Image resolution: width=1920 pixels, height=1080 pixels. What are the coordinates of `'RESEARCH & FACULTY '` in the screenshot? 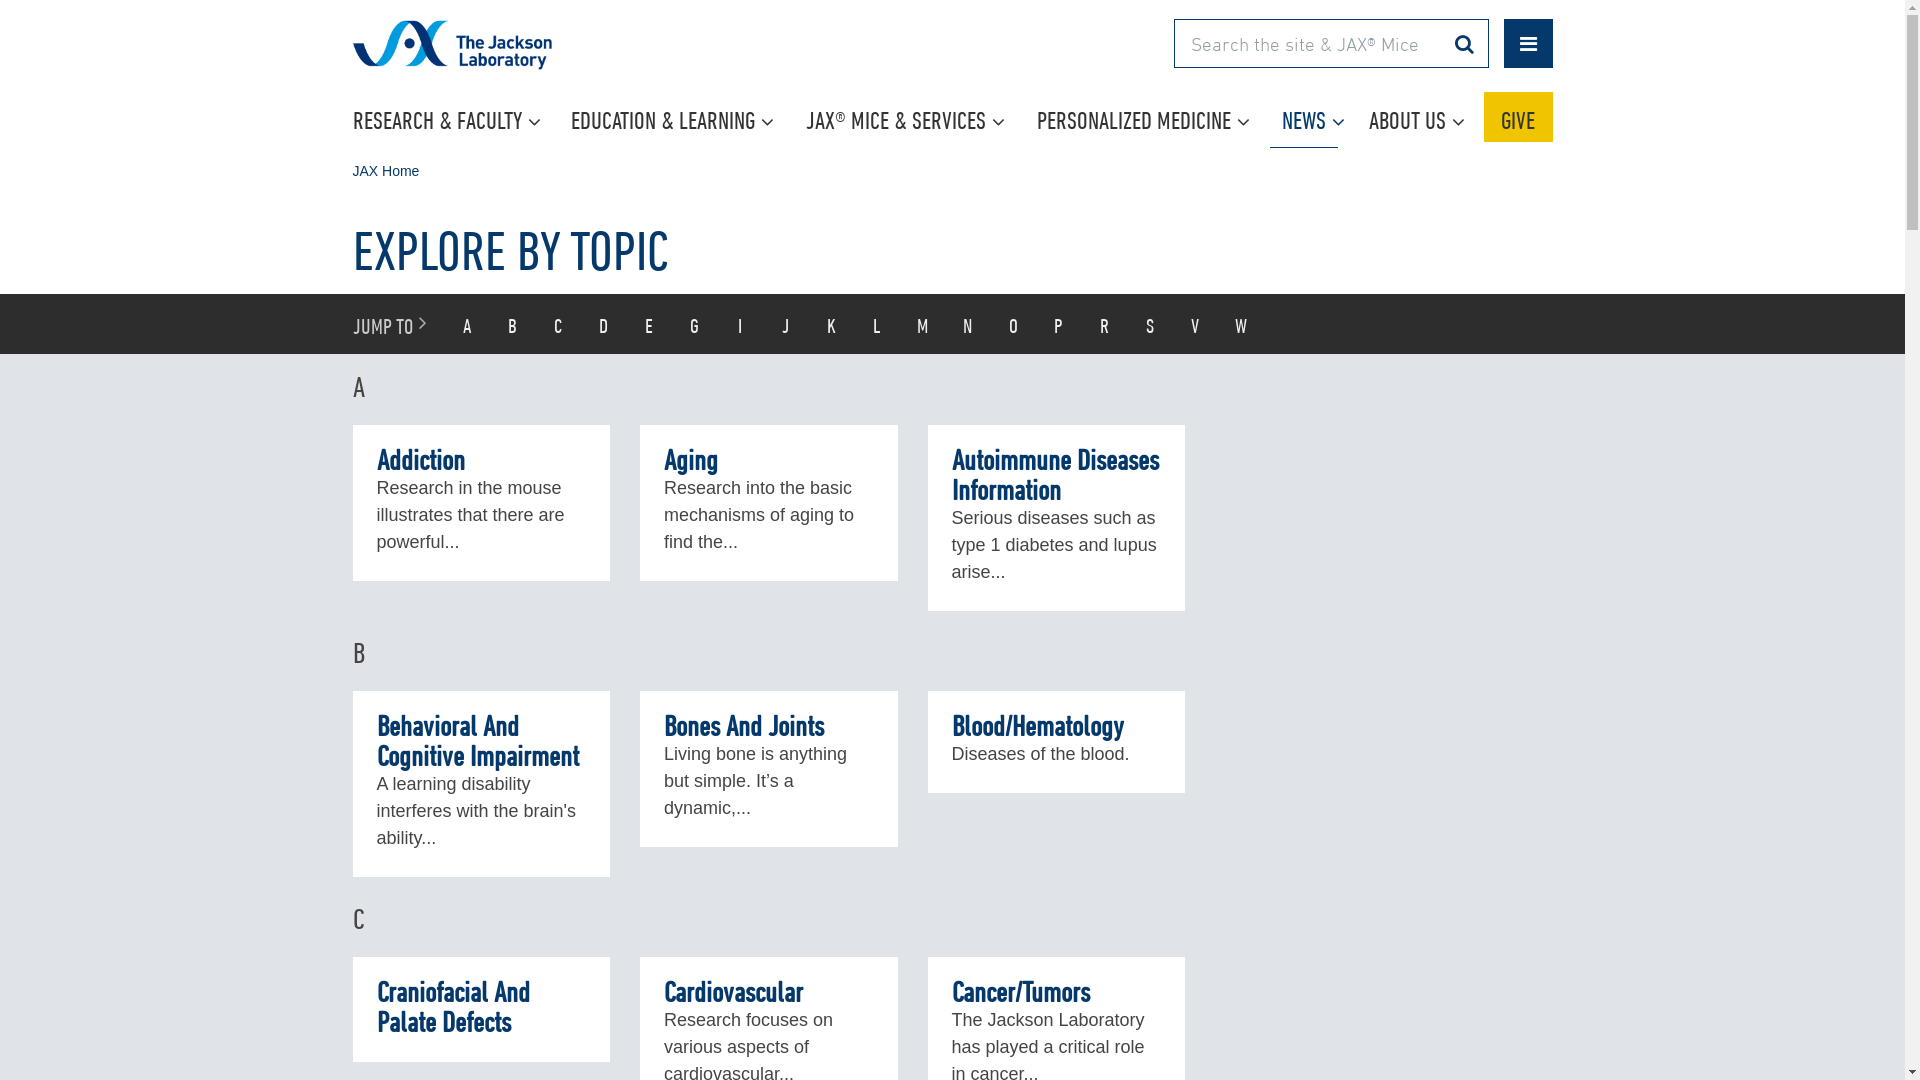 It's located at (448, 116).